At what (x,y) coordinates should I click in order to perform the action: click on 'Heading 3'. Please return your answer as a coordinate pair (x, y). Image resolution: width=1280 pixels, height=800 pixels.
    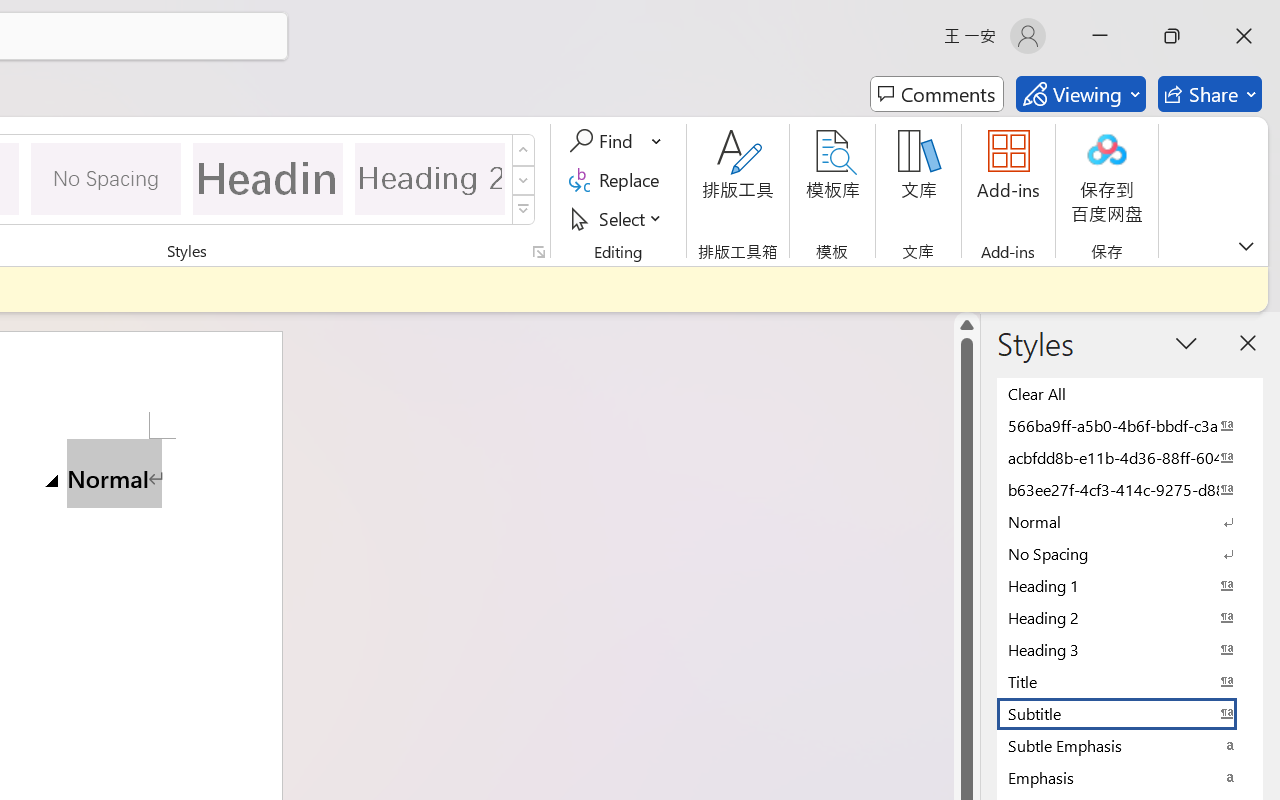
    Looking at the image, I should click on (1130, 648).